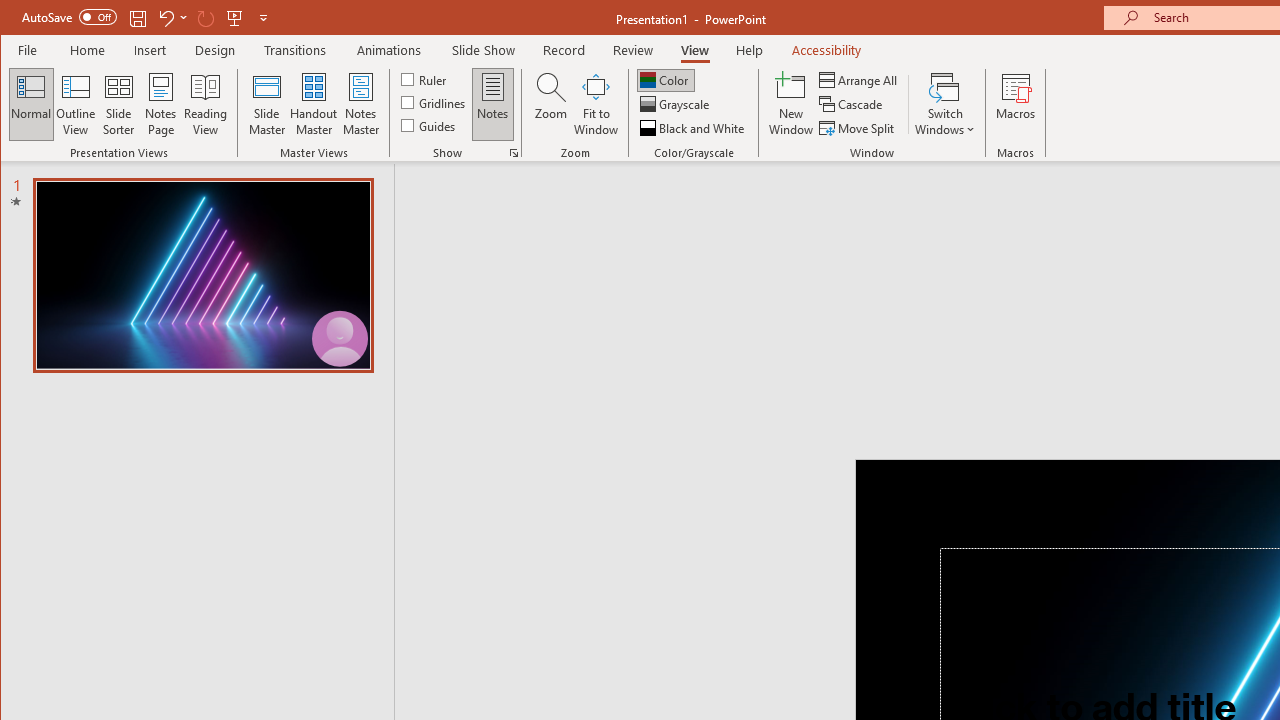 The image size is (1280, 720). Describe the element at coordinates (429, 125) in the screenshot. I see `'Guides'` at that location.